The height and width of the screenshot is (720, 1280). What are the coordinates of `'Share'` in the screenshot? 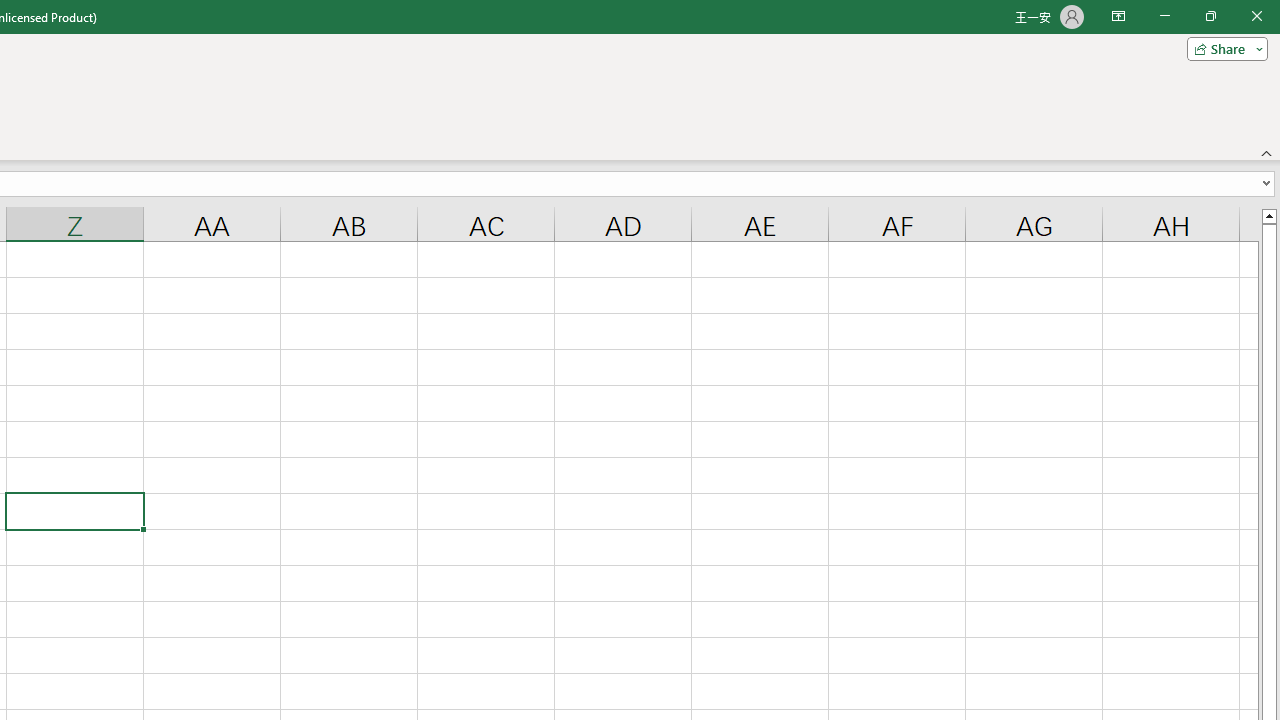 It's located at (1222, 47).